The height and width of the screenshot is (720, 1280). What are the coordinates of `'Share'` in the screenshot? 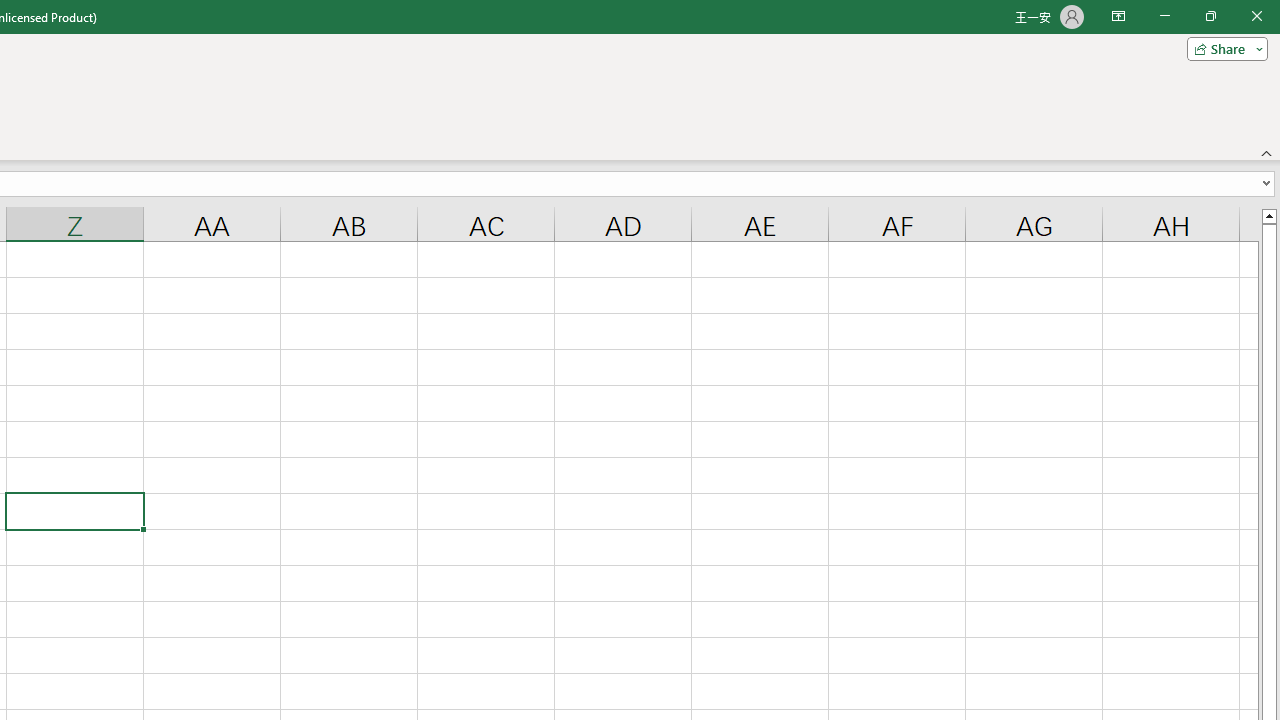 It's located at (1222, 47).